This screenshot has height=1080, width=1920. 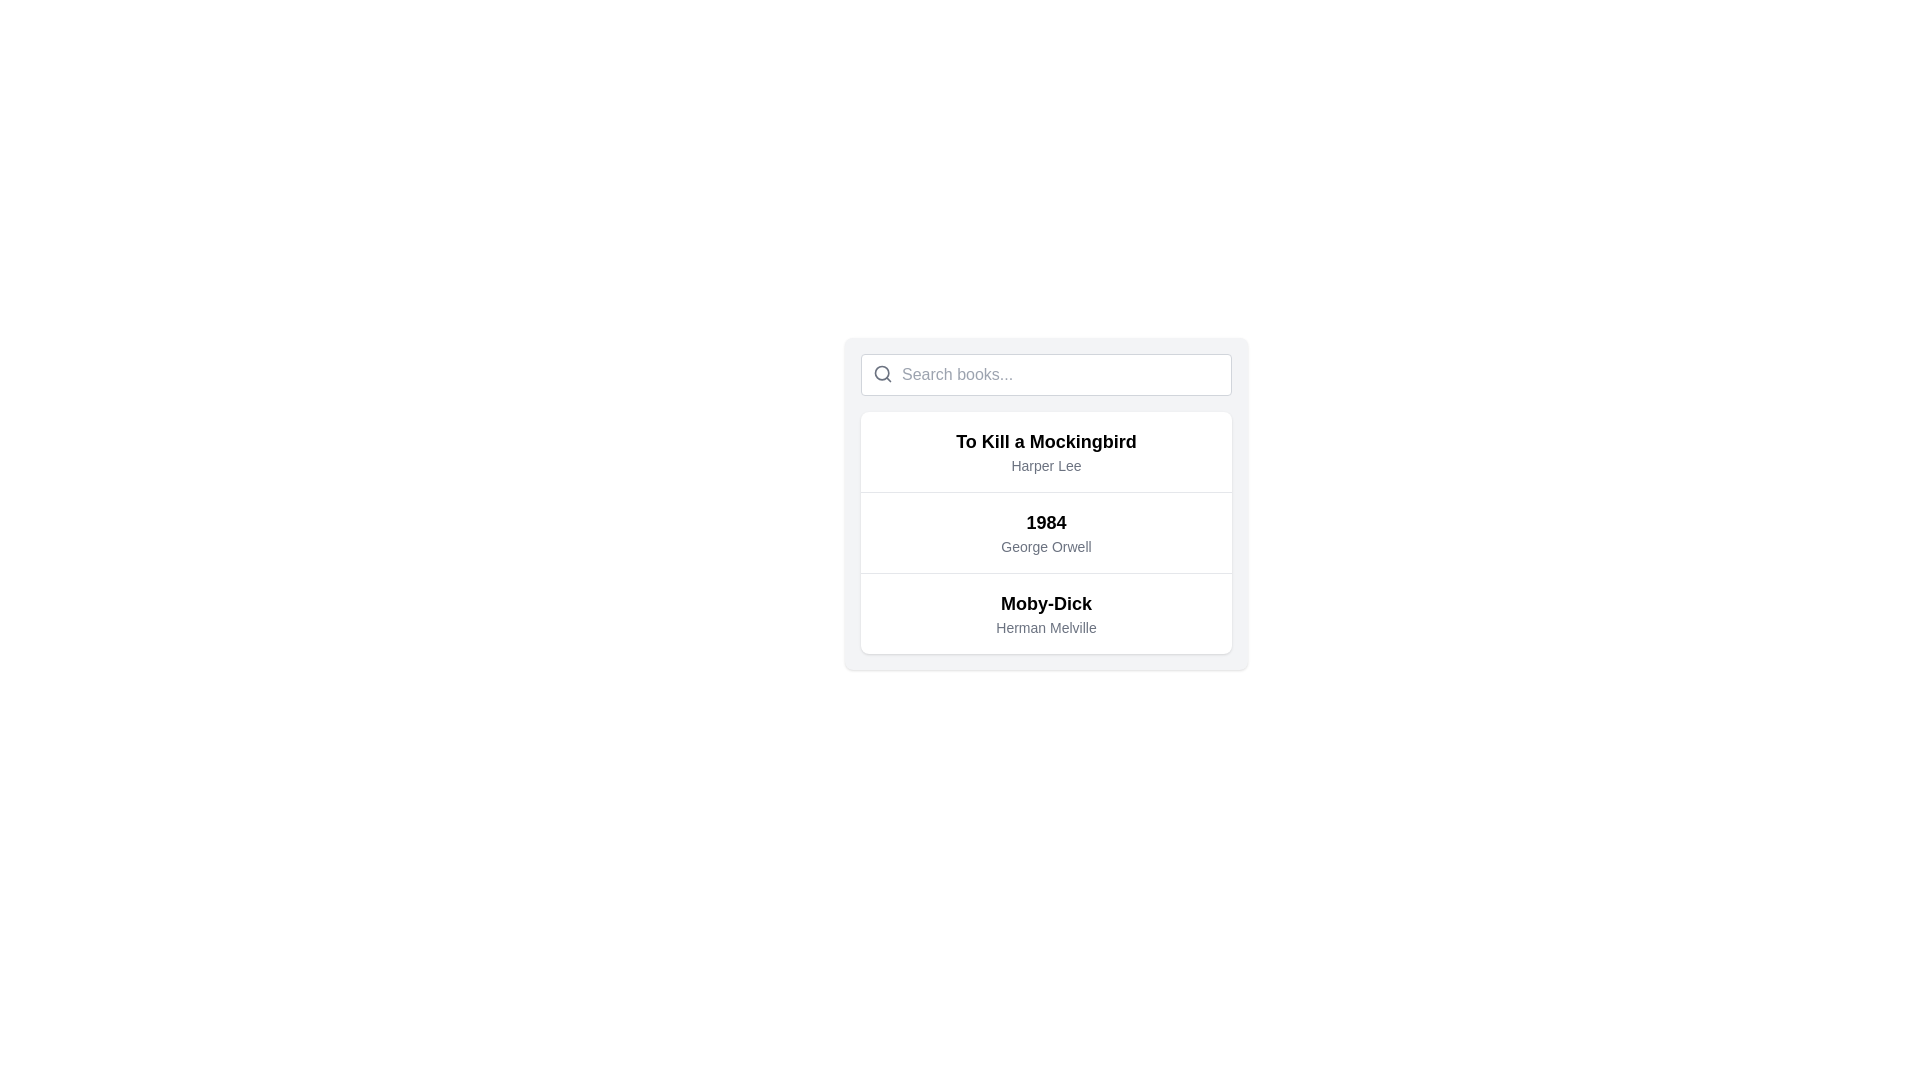 What do you see at coordinates (1045, 451) in the screenshot?
I see `the List item displaying the book title 'To Kill a Mockingbird' by 'Harper Lee'` at bounding box center [1045, 451].